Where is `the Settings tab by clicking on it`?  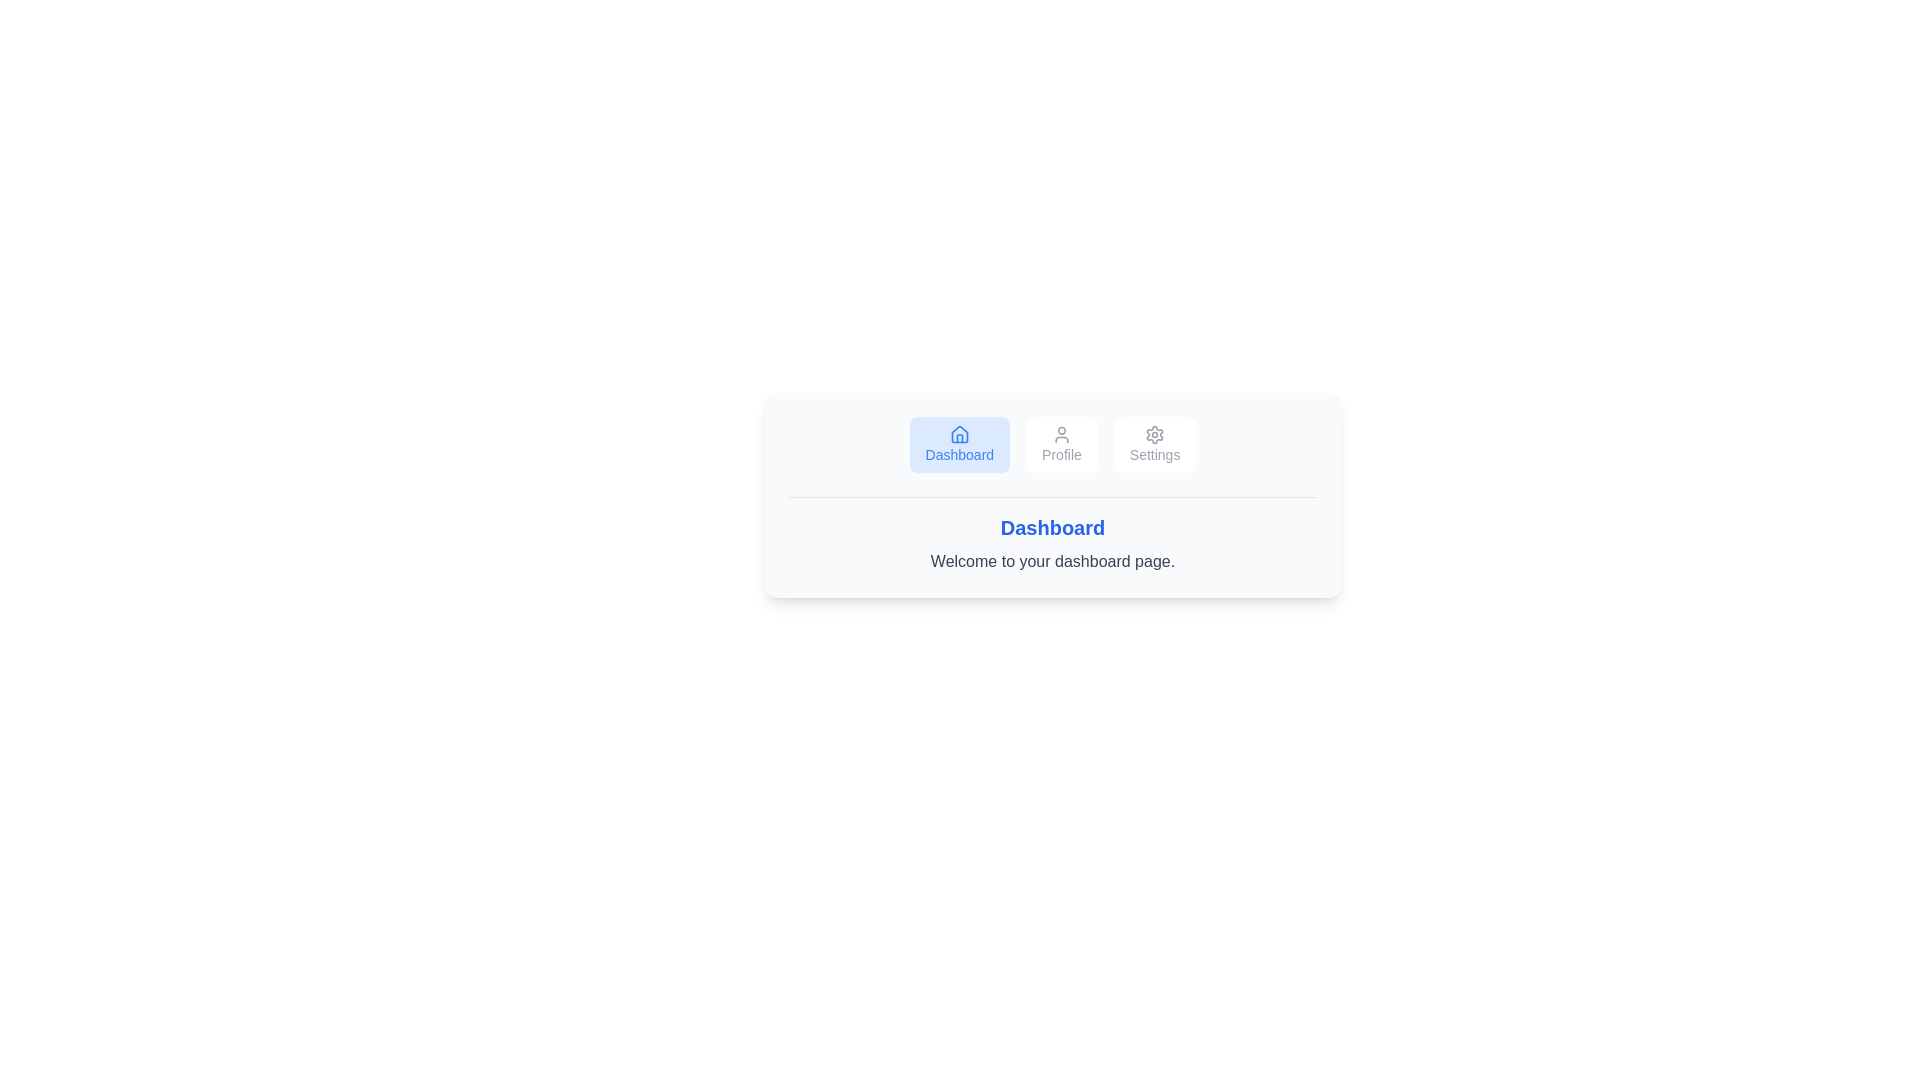 the Settings tab by clicking on it is located at coordinates (1155, 443).